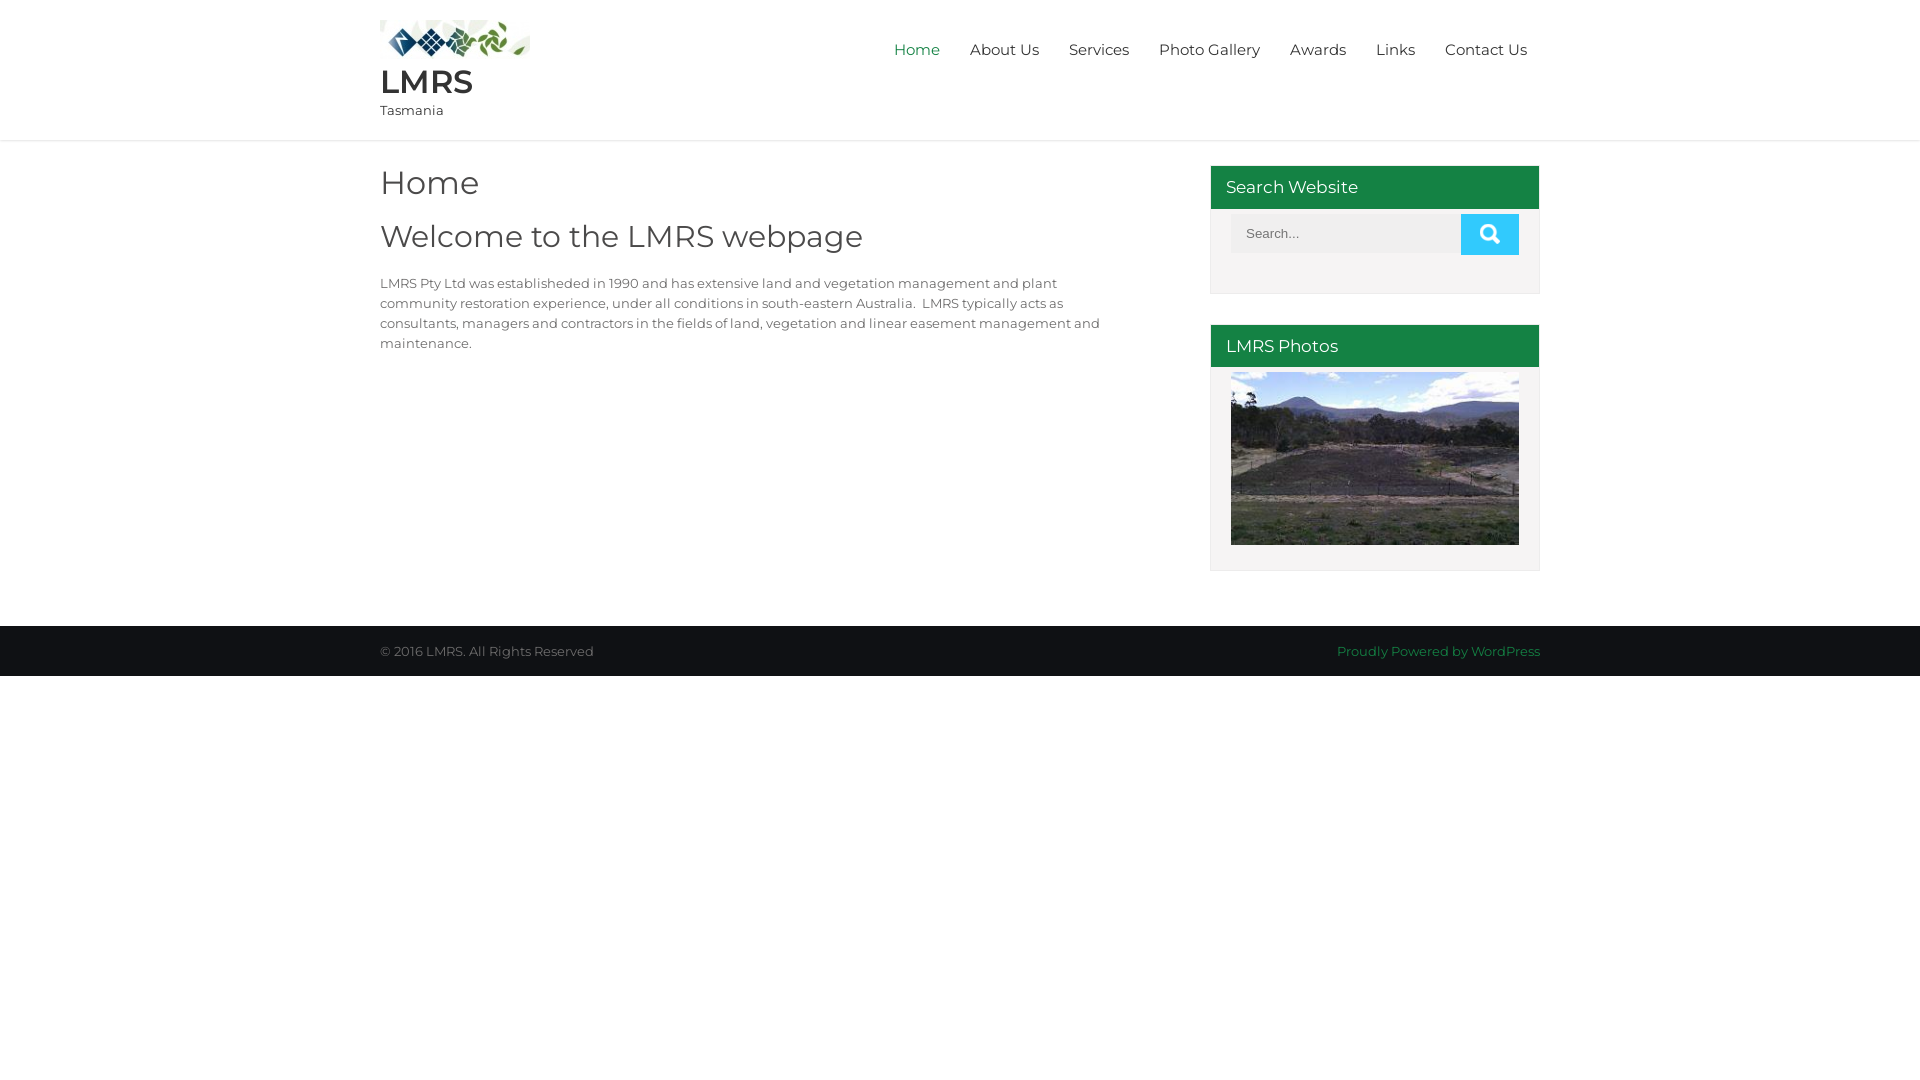 Image resolution: width=1920 pixels, height=1080 pixels. Describe the element at coordinates (1004, 49) in the screenshot. I see `'About Us'` at that location.